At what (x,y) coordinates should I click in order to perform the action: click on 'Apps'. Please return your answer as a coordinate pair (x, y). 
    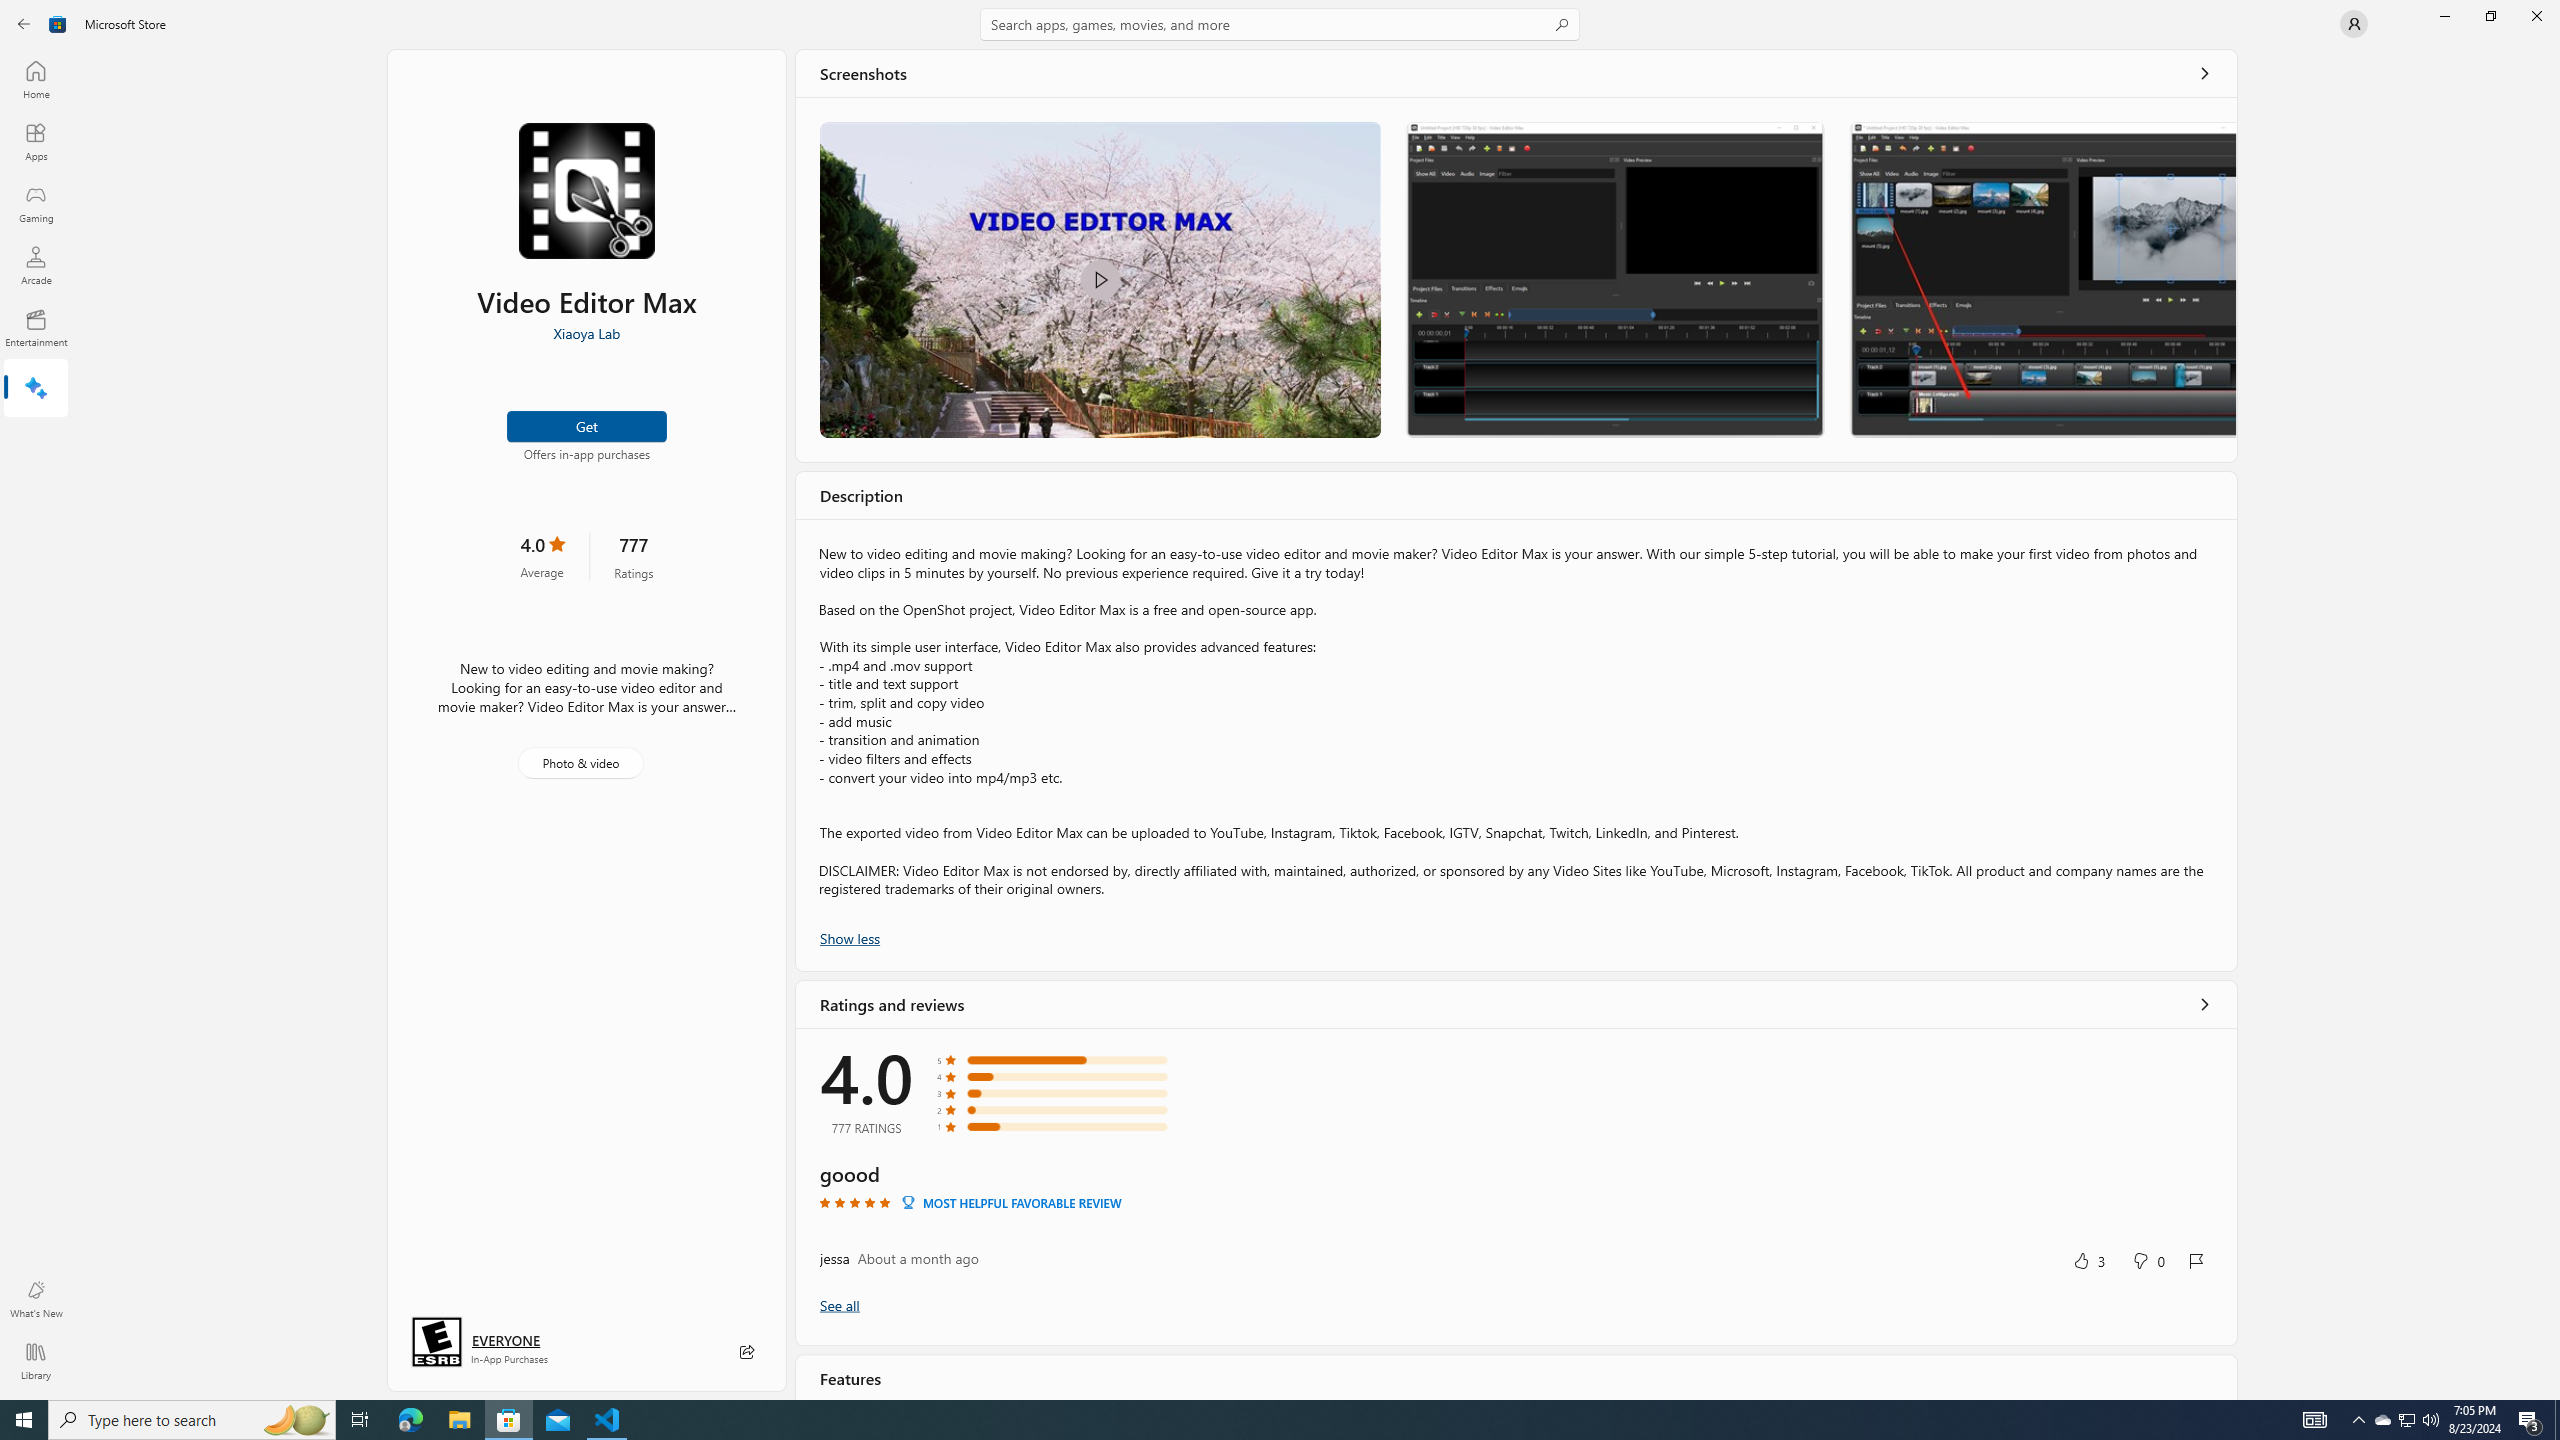
    Looking at the image, I should click on (34, 141).